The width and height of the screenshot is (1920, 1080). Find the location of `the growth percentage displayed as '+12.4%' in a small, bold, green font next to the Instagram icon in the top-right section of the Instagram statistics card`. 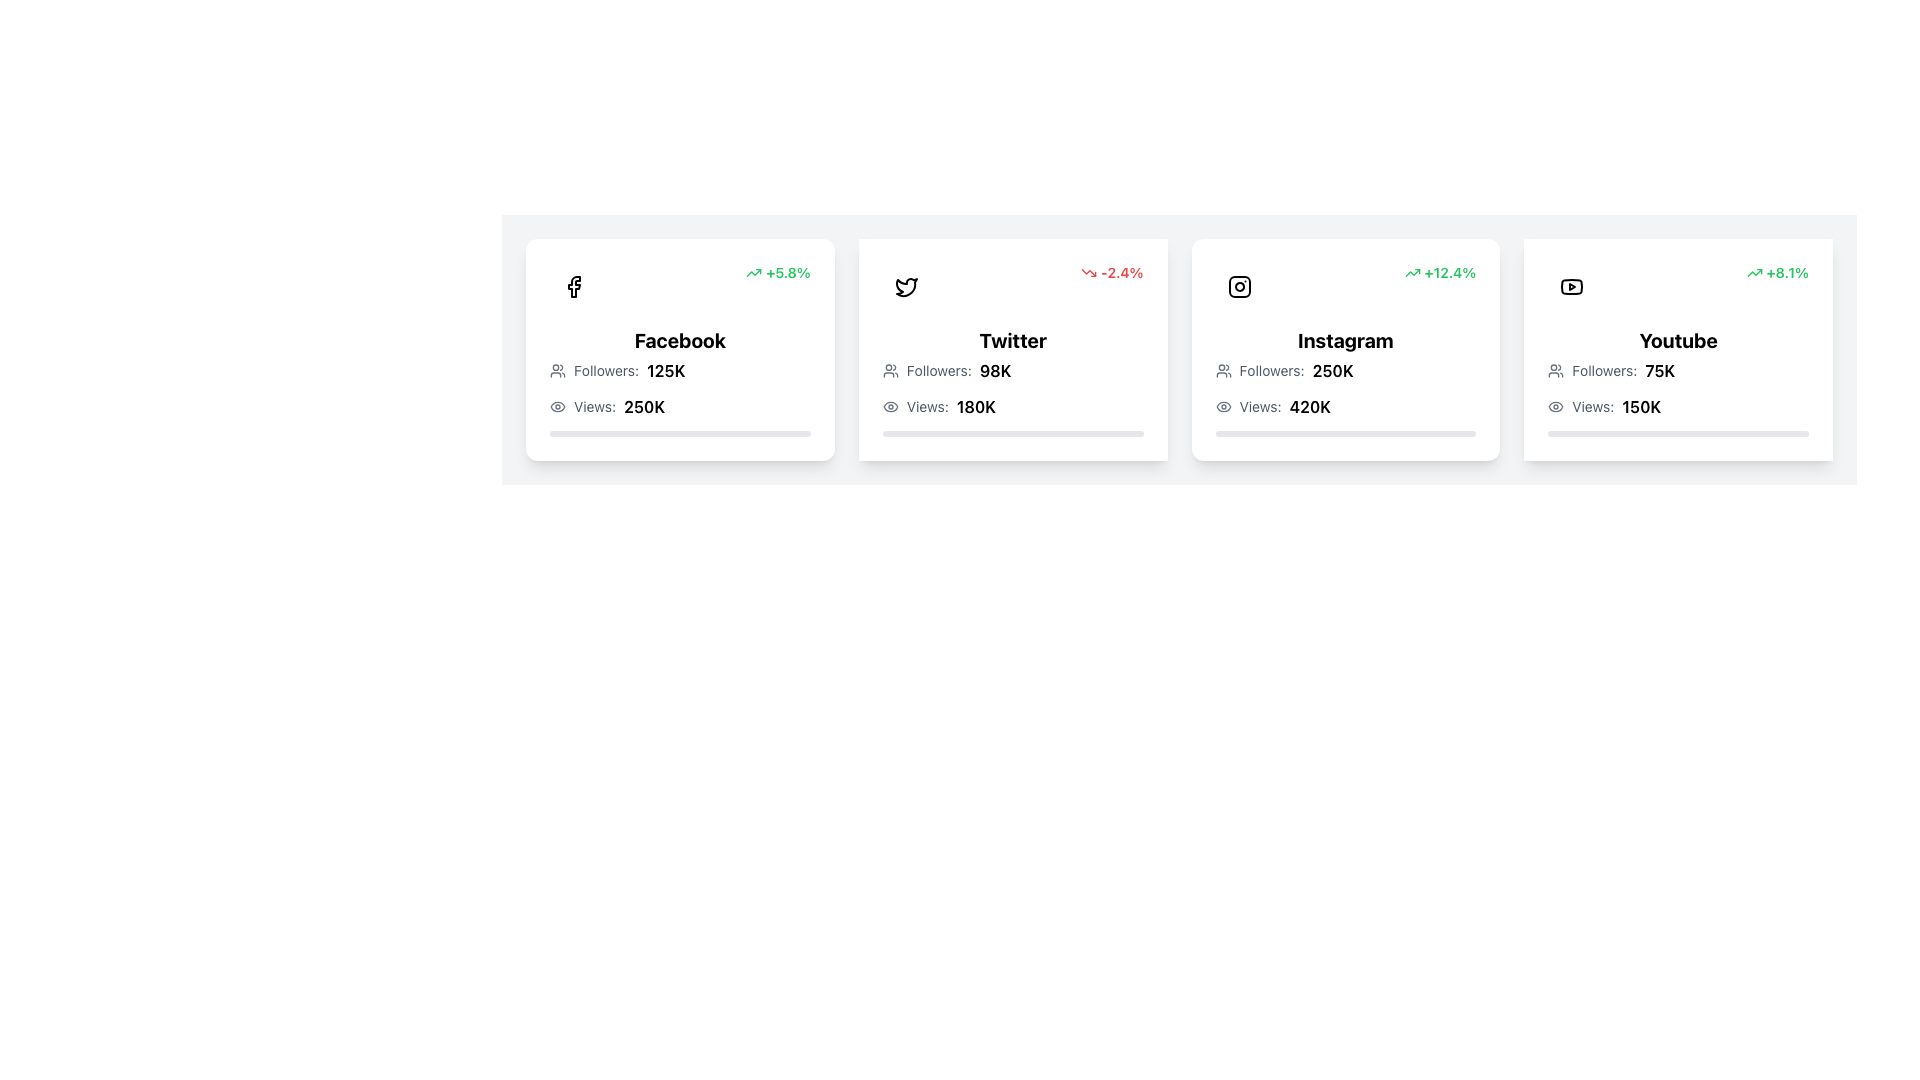

the growth percentage displayed as '+12.4%' in a small, bold, green font next to the Instagram icon in the top-right section of the Instagram statistics card is located at coordinates (1345, 286).